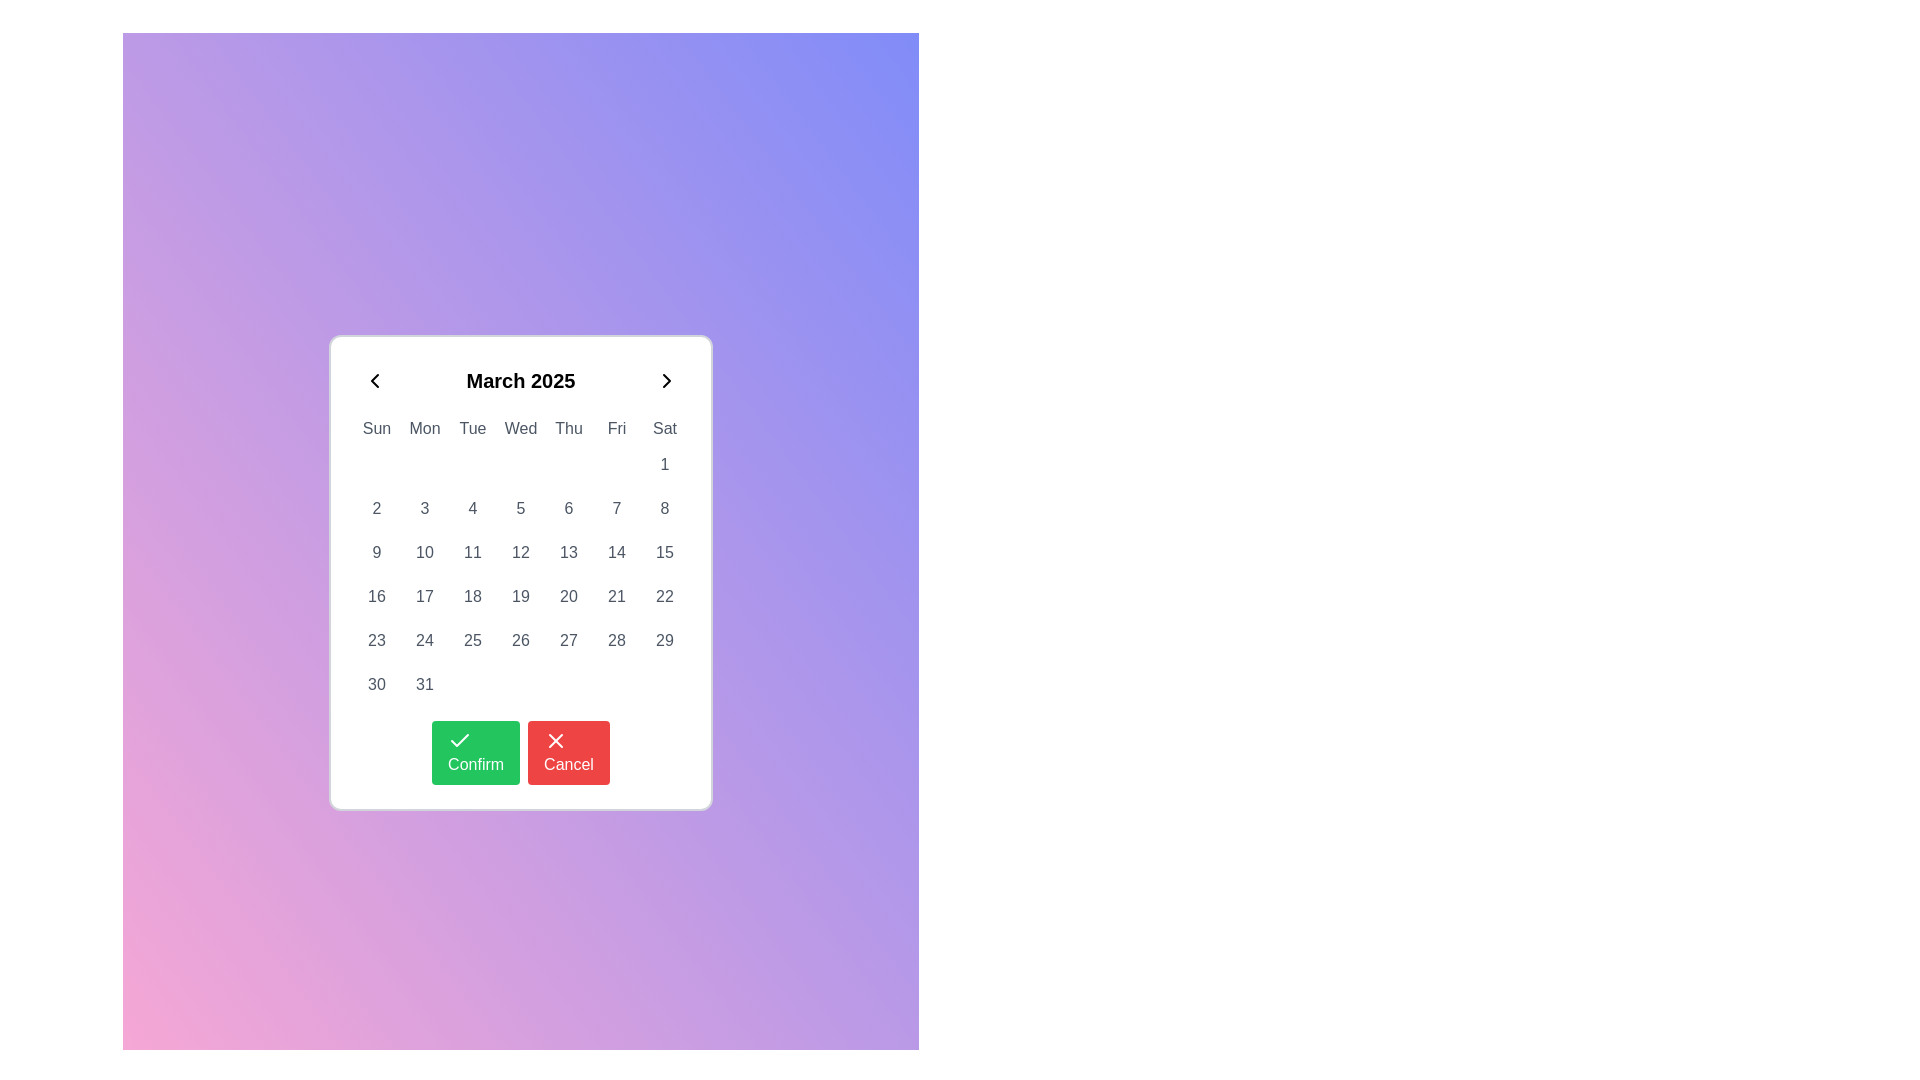 The height and width of the screenshot is (1080, 1920). I want to click on the navigational arrow, a chevron pointing to the right, located at the top-right corner of the calendar interface near the text 'March 2025', so click(667, 381).